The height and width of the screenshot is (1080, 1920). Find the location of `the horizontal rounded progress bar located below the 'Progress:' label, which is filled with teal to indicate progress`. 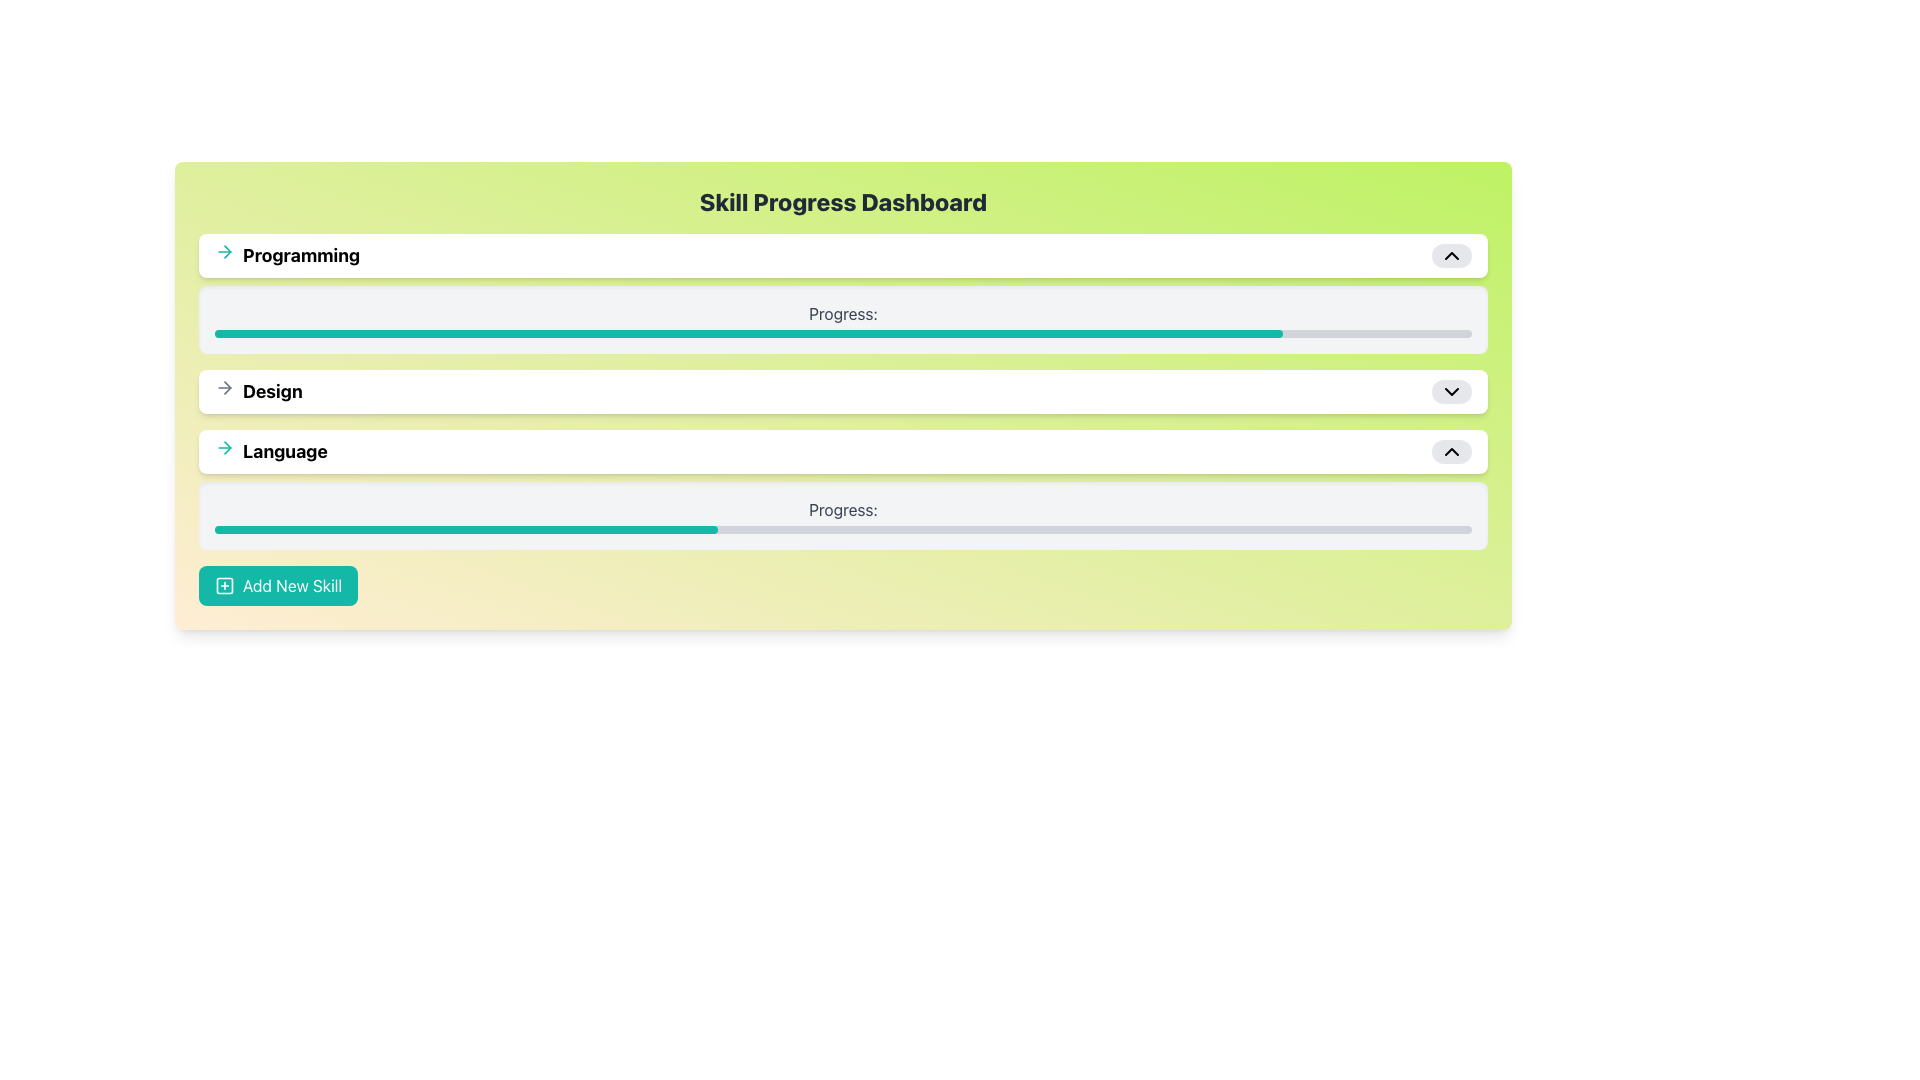

the horizontal rounded progress bar located below the 'Progress:' label, which is filled with teal to indicate progress is located at coordinates (843, 528).